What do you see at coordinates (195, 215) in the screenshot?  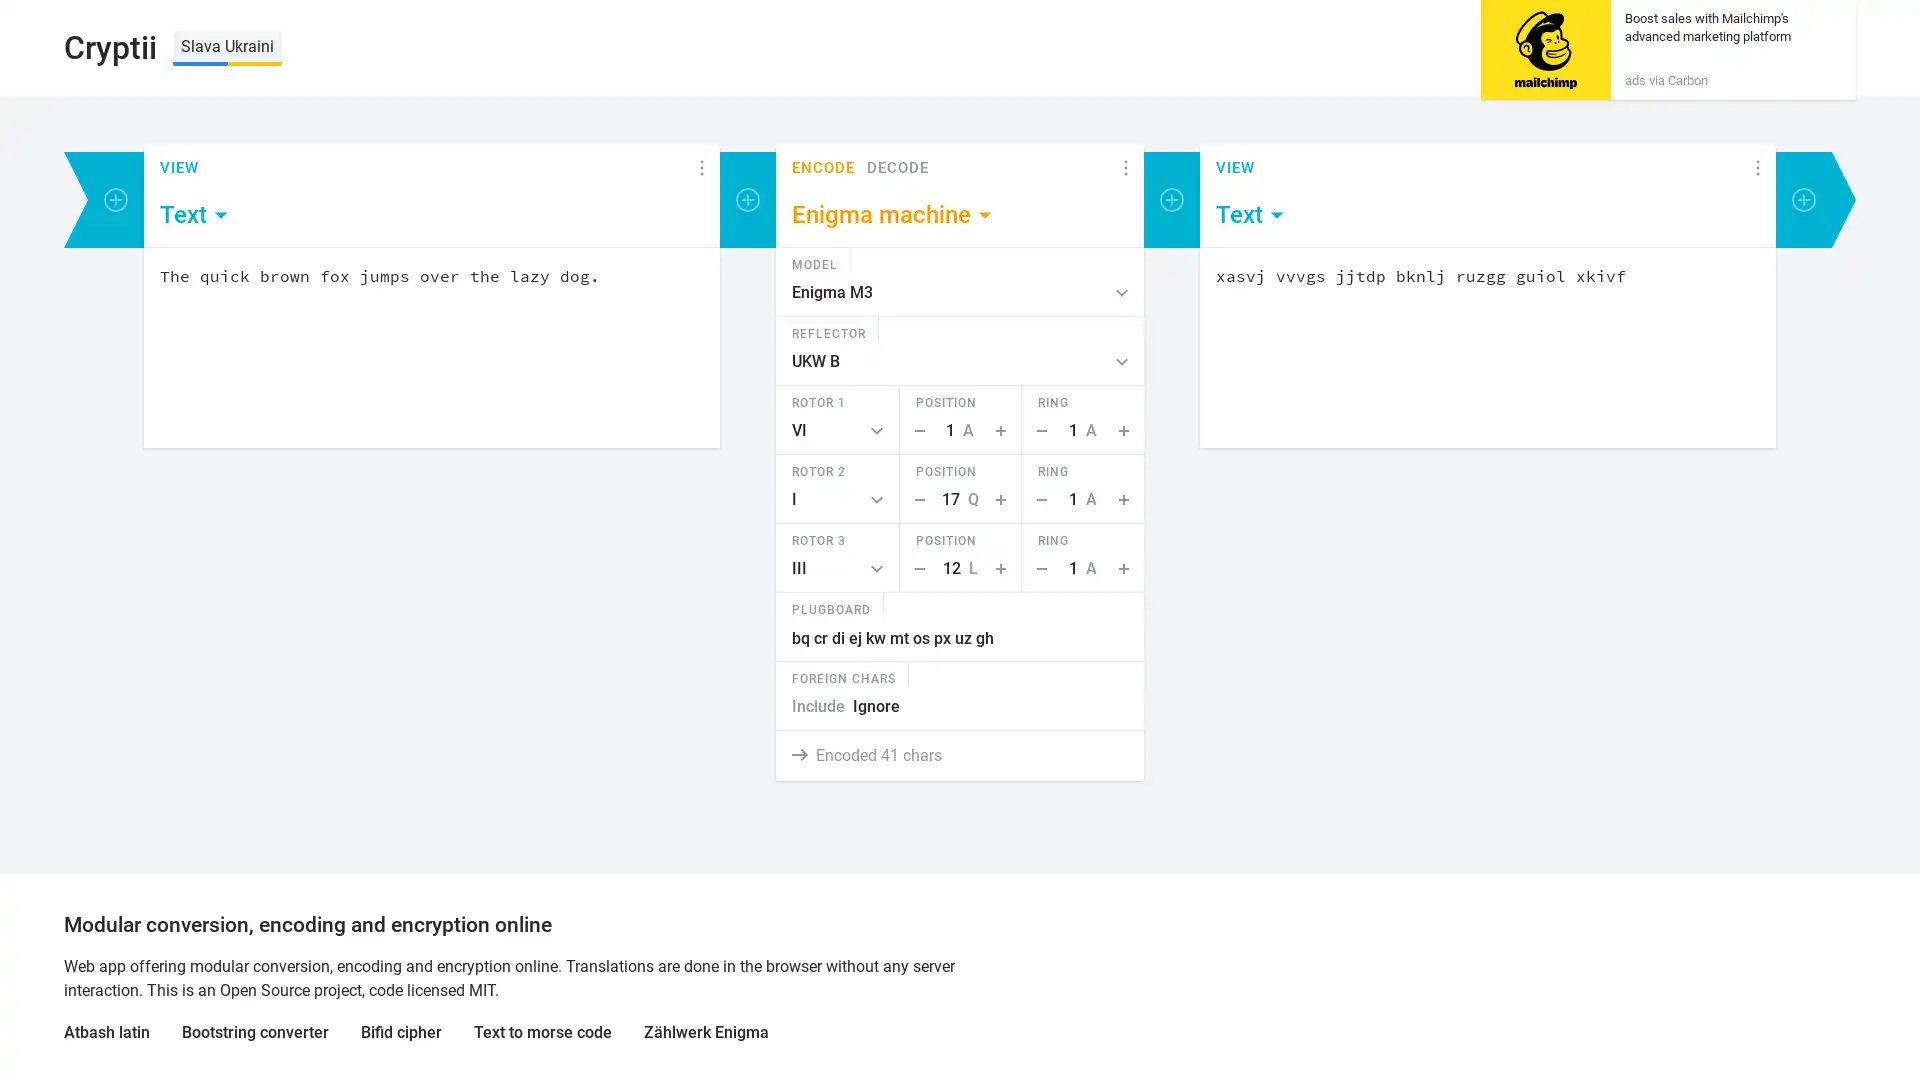 I see `Text` at bounding box center [195, 215].